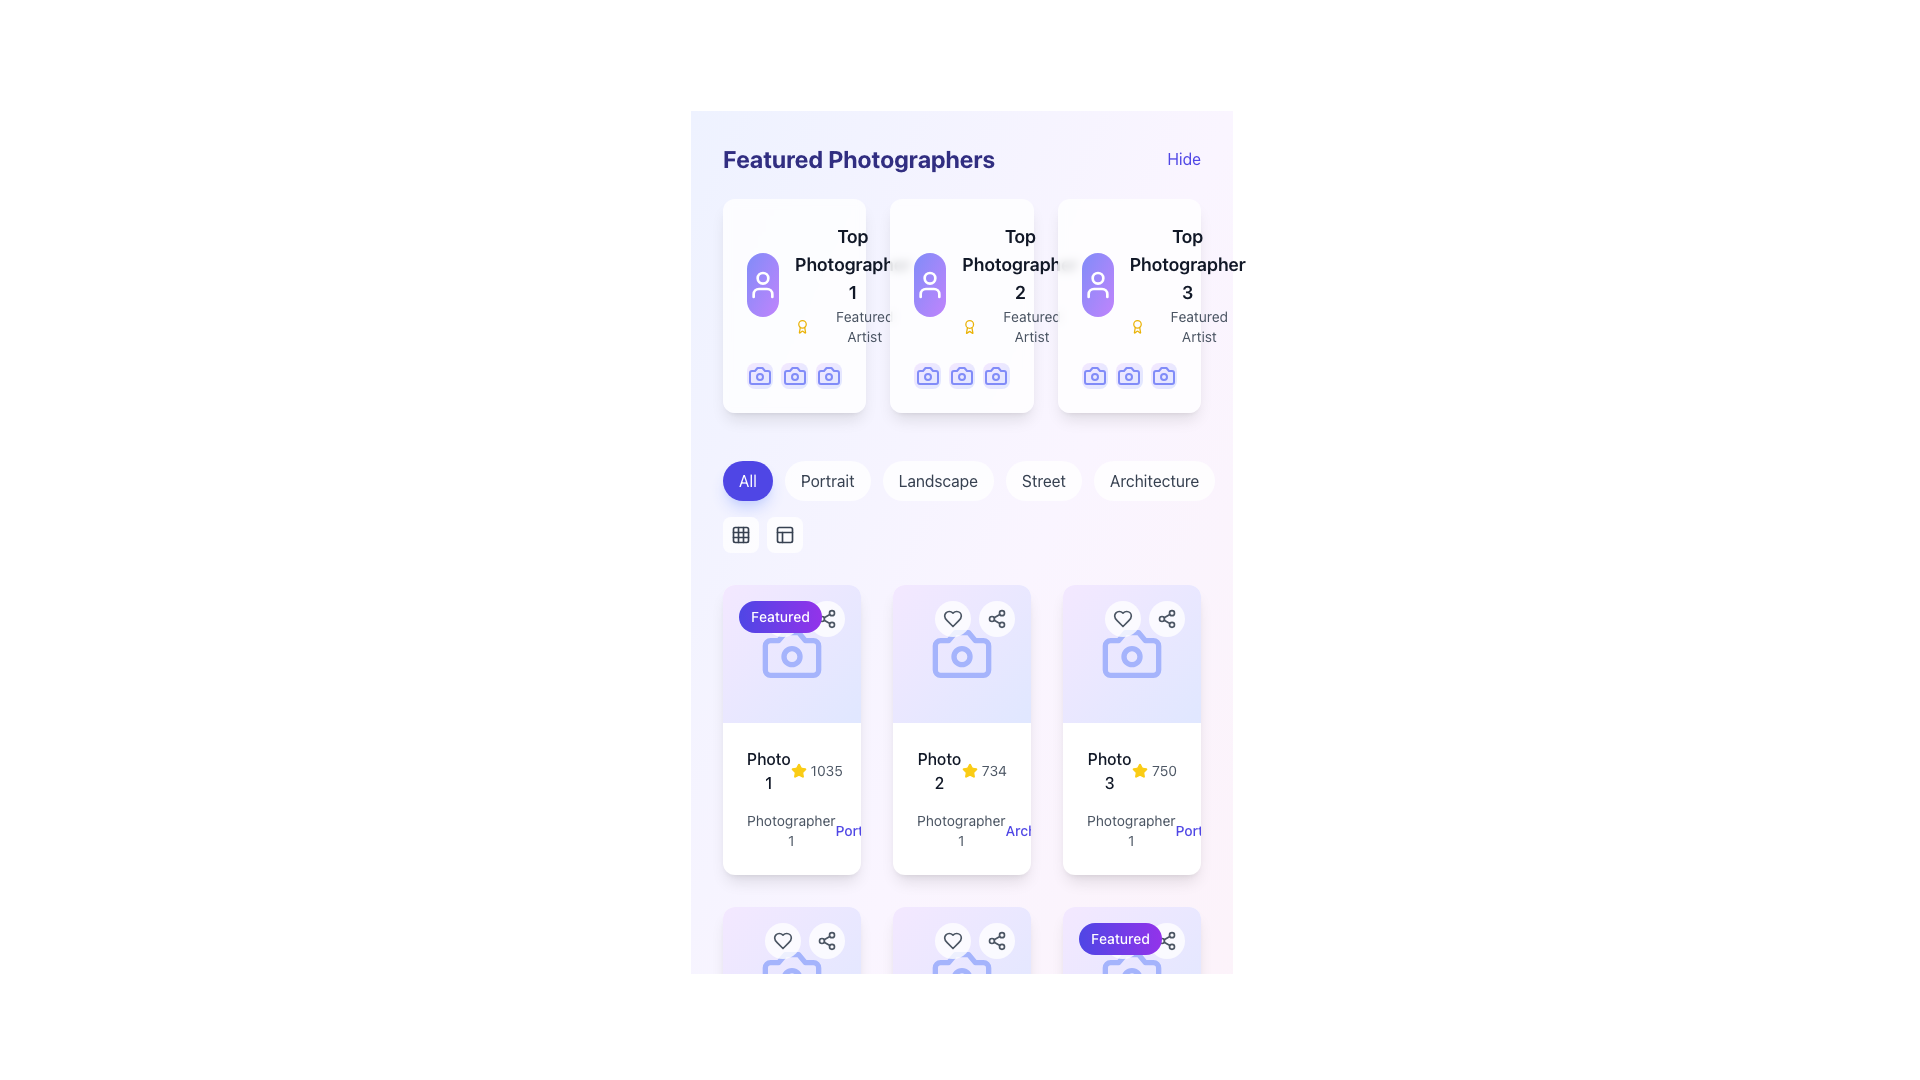  Describe the element at coordinates (1164, 770) in the screenshot. I see `text label displaying '750' which is in a small gray font and located to the right of a star icon, part of the 'Photo 3' card in the grid layout` at that location.